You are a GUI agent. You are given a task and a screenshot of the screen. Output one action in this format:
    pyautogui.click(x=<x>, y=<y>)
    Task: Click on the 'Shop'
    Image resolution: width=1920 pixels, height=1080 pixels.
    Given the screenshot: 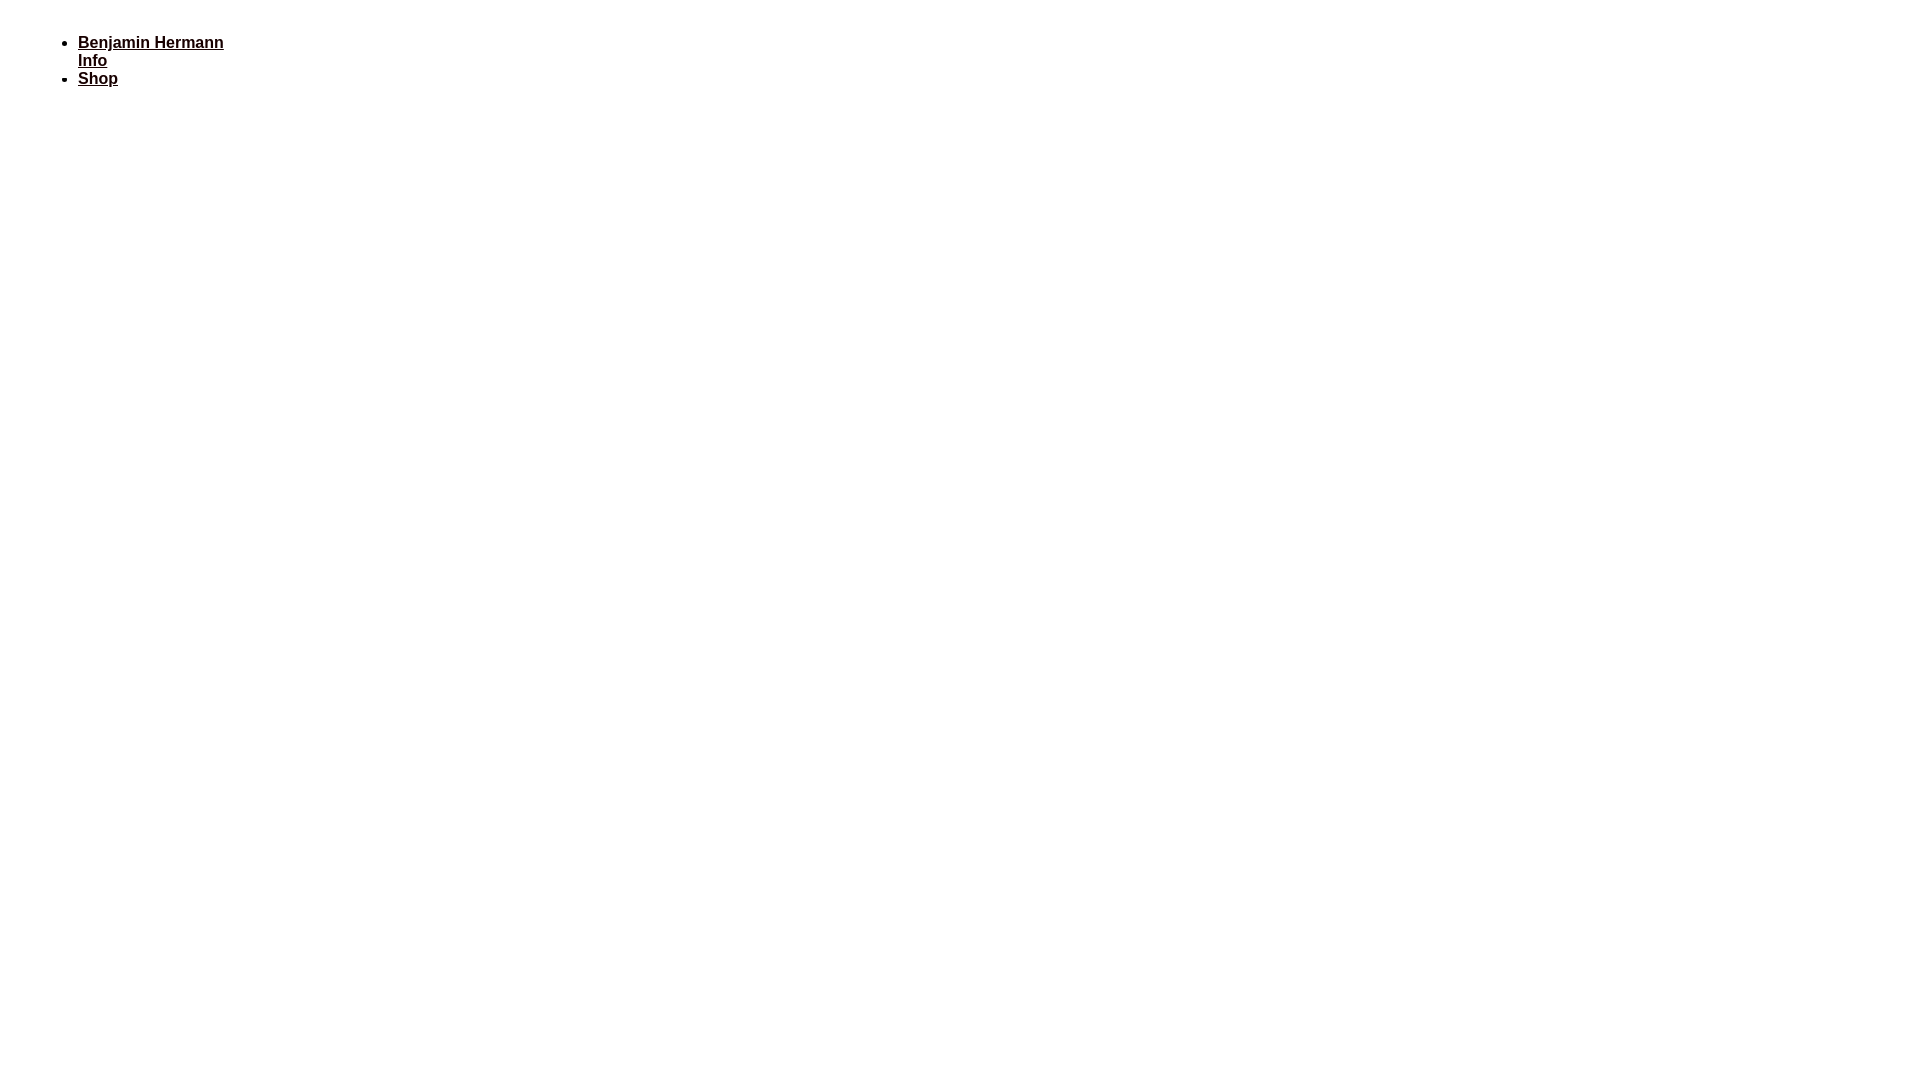 What is the action you would take?
    pyautogui.click(x=77, y=77)
    